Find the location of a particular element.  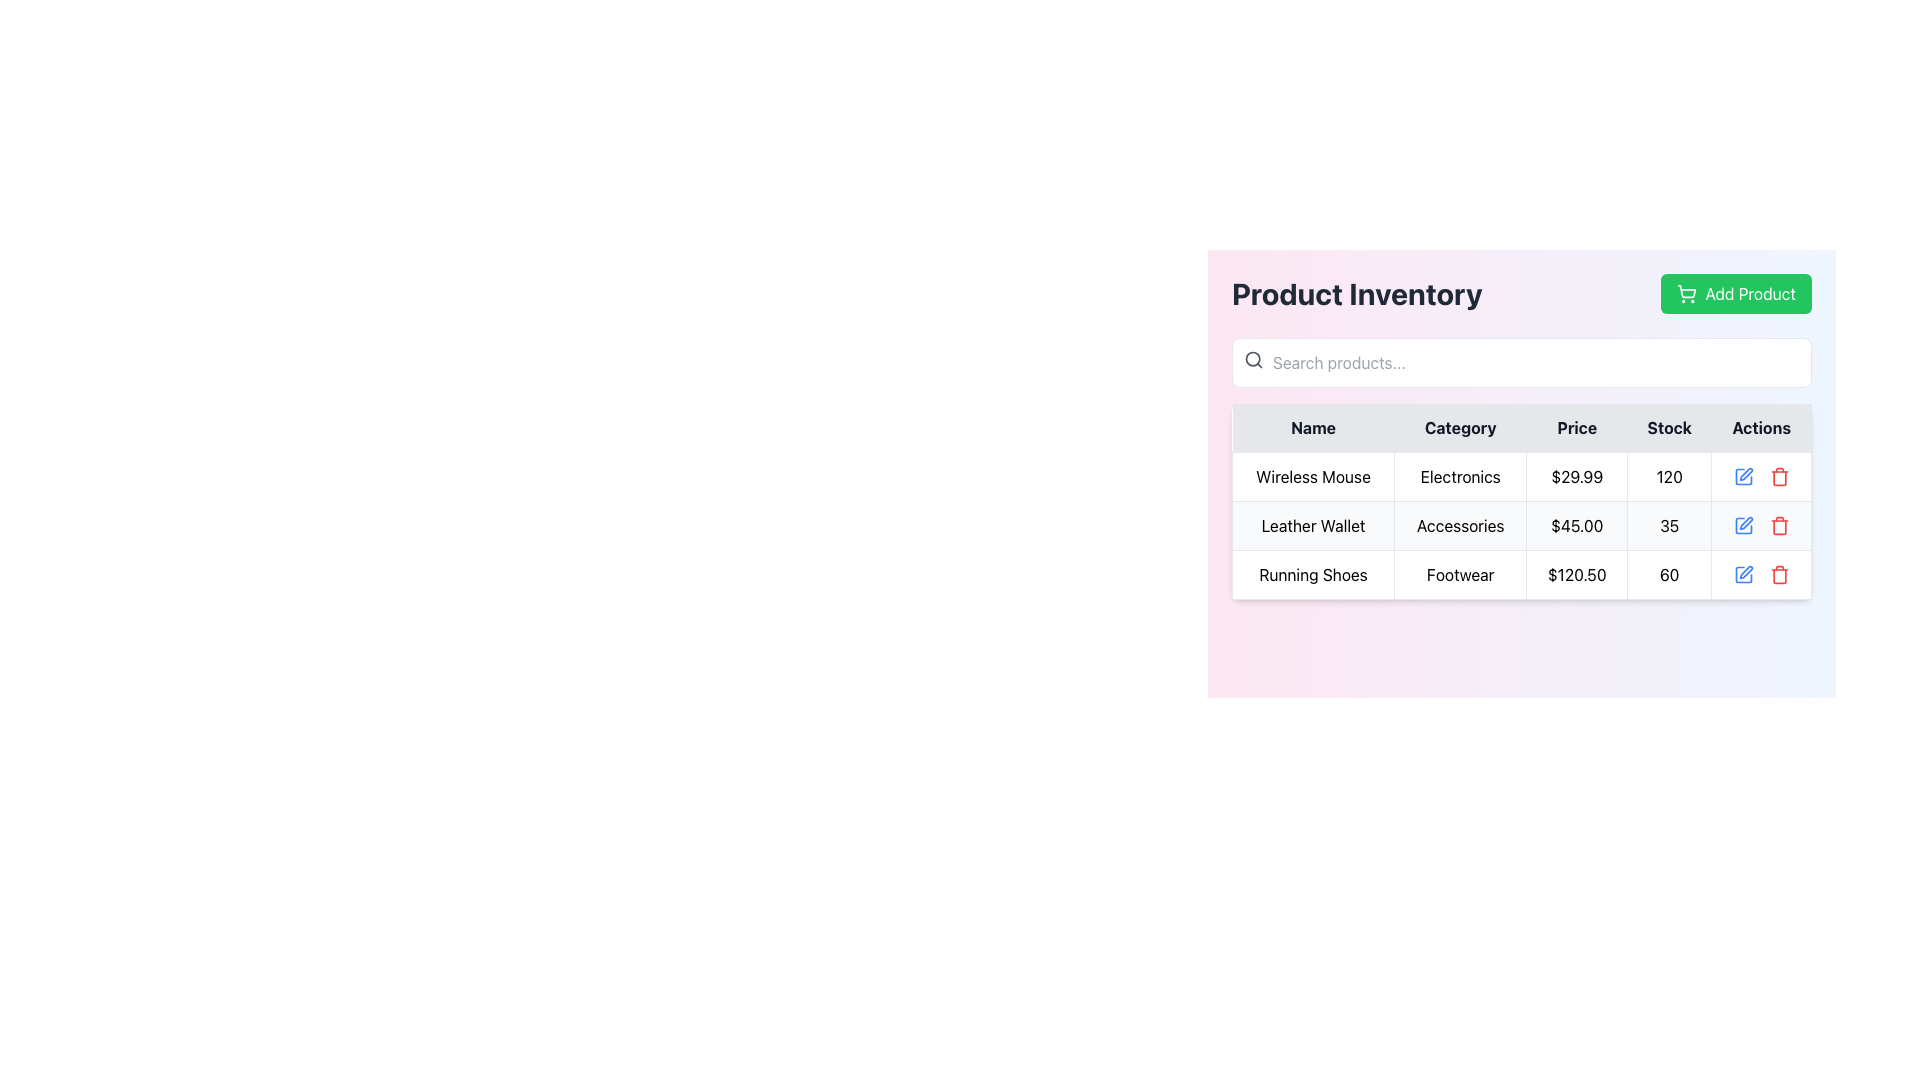

the text label displaying '$29.99' in the 'Price' column of the first row, which is adjacent to the 'Wireless Mouse' in the 'Name' column is located at coordinates (1576, 477).